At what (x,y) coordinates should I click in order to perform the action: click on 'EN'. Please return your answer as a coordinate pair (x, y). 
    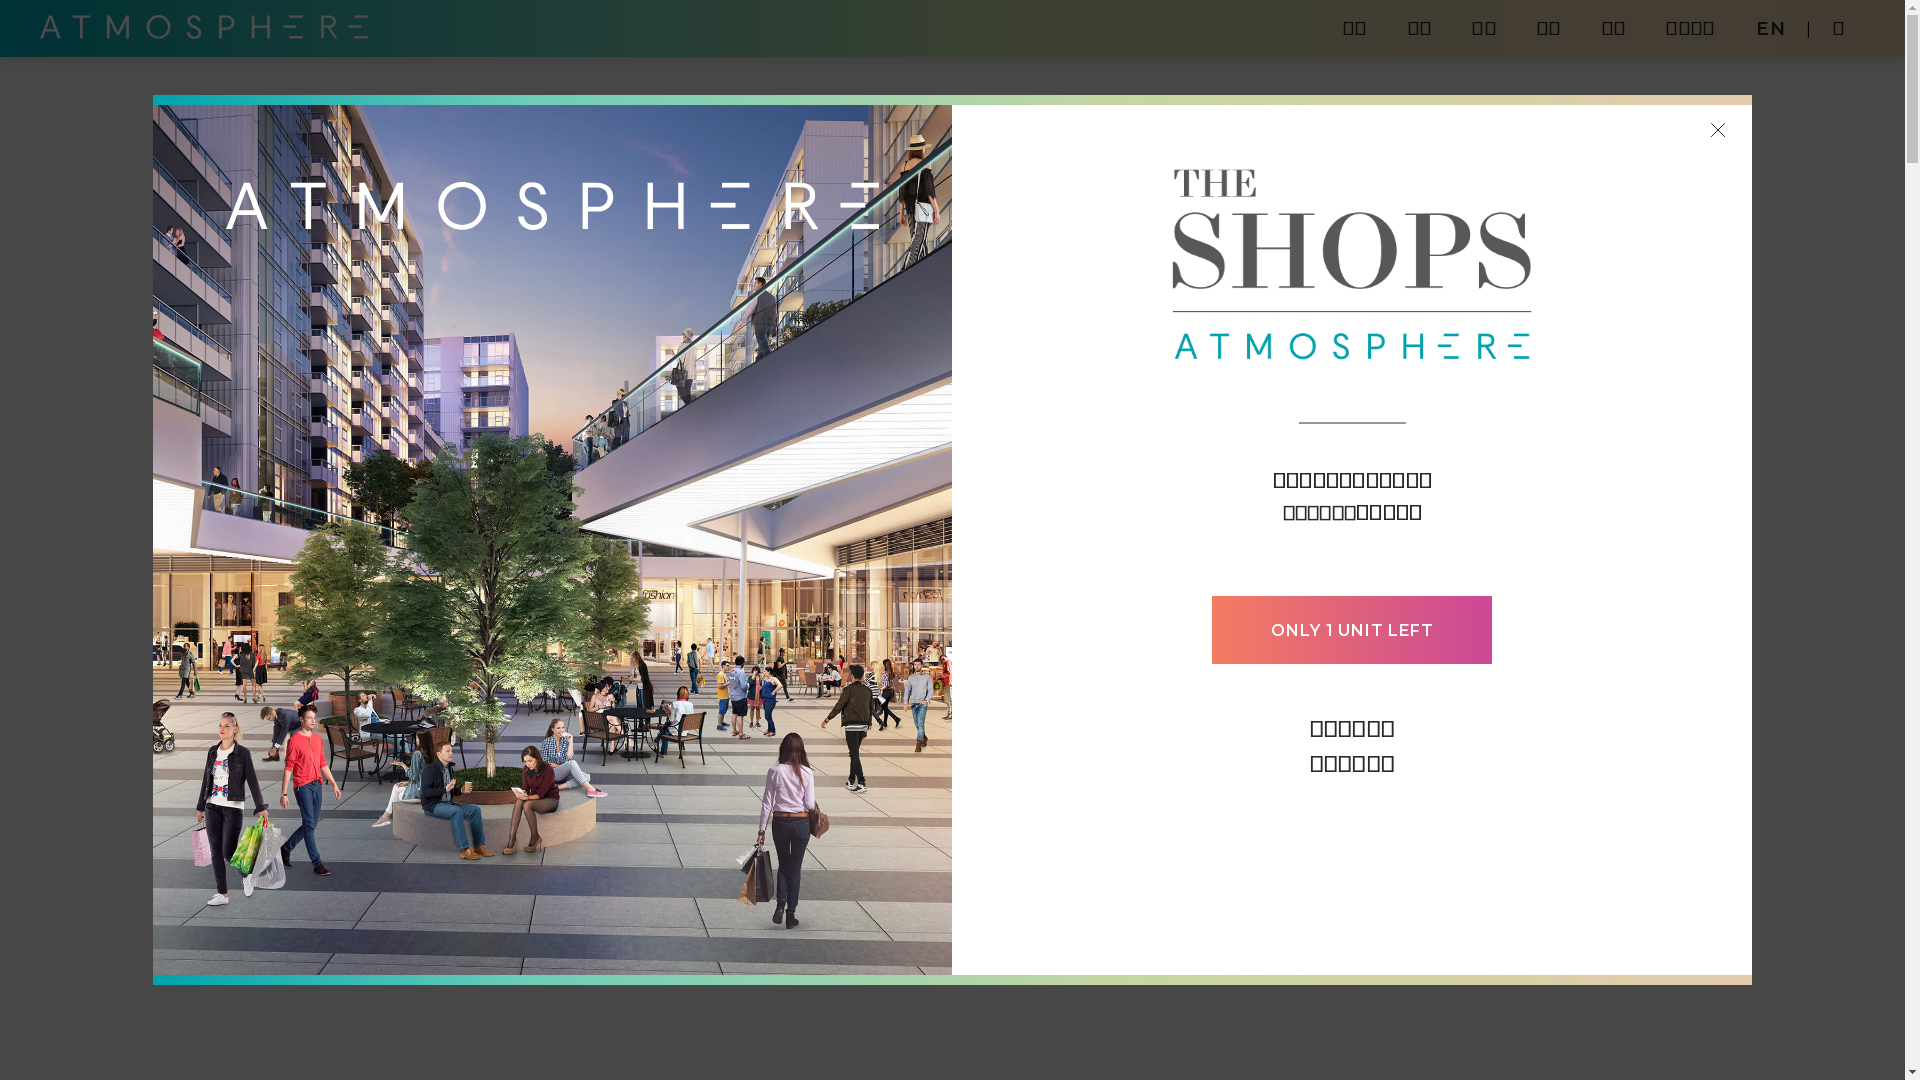
    Looking at the image, I should click on (1771, 28).